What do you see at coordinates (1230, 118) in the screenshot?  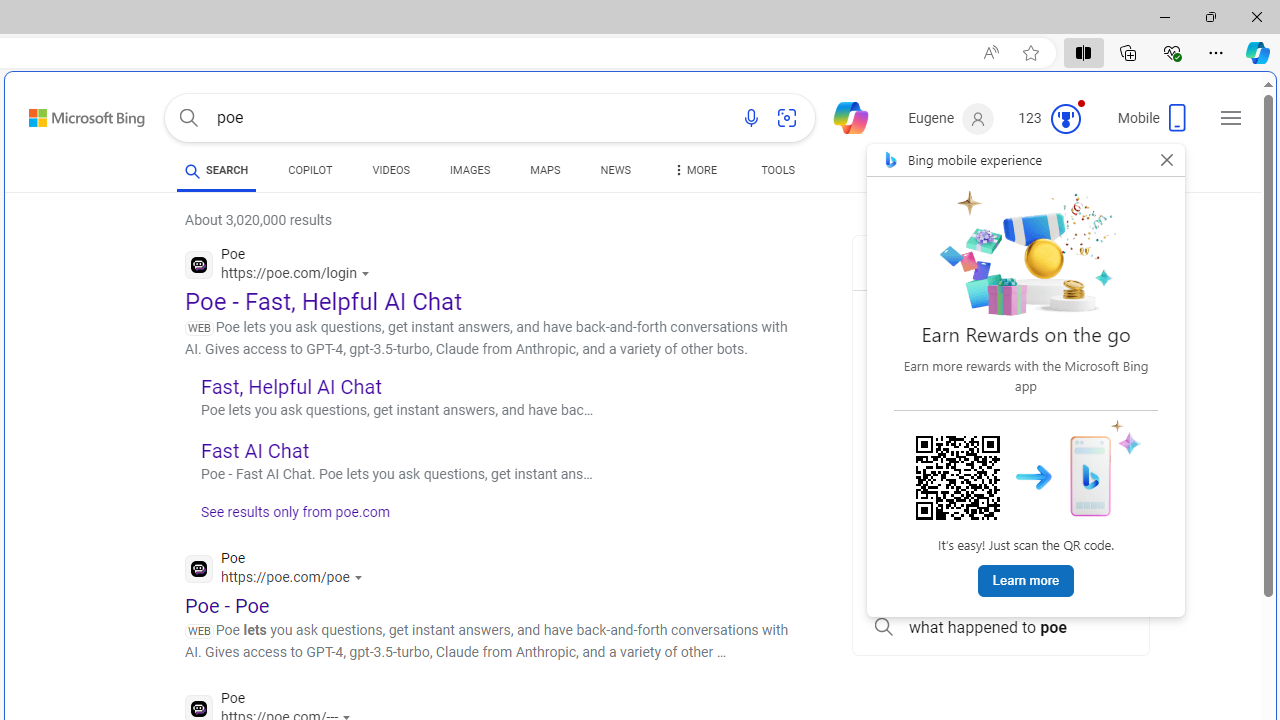 I see `'Settings and quick links'` at bounding box center [1230, 118].